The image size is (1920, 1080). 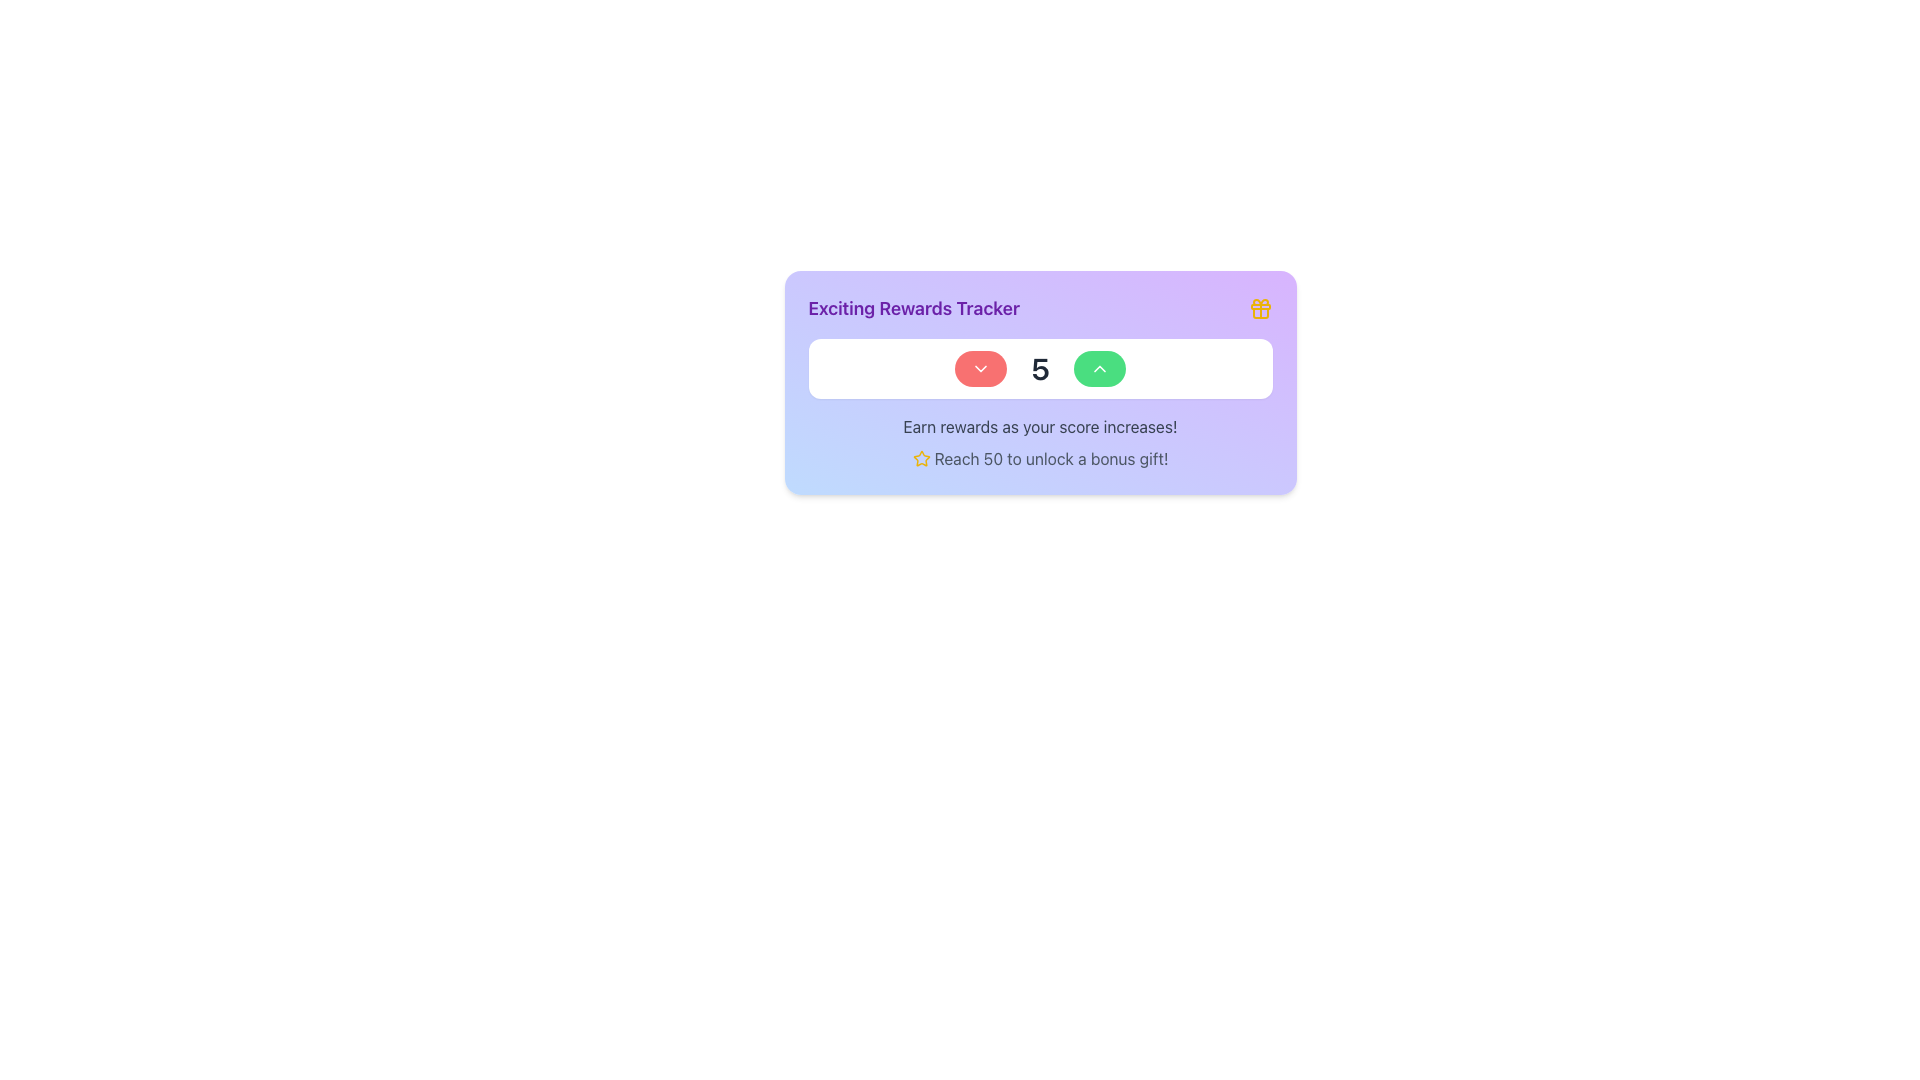 I want to click on the static text label that reads 'Reach 50 to unlock a bonus gift!' located at the bottom section of the 'Exciting Rewards Tracker' card, so click(x=1050, y=459).